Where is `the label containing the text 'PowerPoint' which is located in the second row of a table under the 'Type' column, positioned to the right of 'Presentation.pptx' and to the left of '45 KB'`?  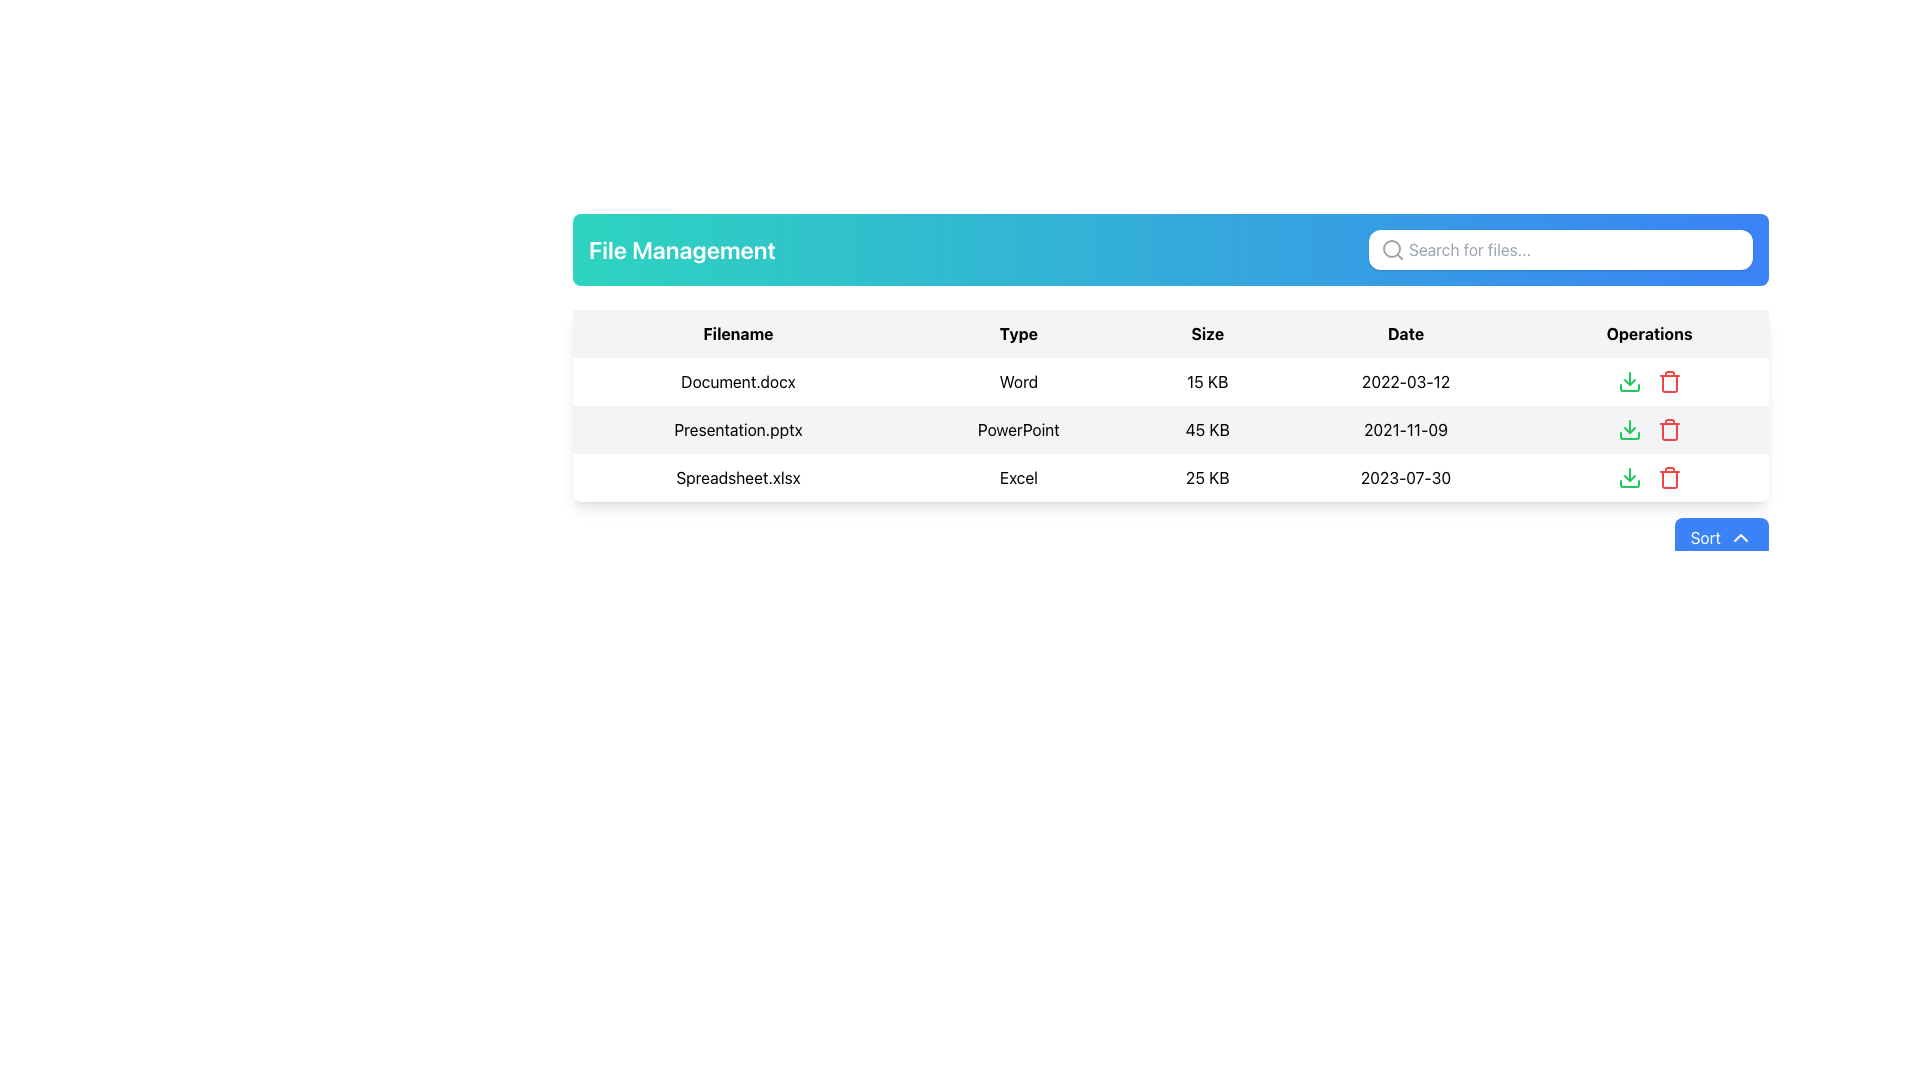 the label containing the text 'PowerPoint' which is located in the second row of a table under the 'Type' column, positioned to the right of 'Presentation.pptx' and to the left of '45 KB' is located at coordinates (1018, 428).